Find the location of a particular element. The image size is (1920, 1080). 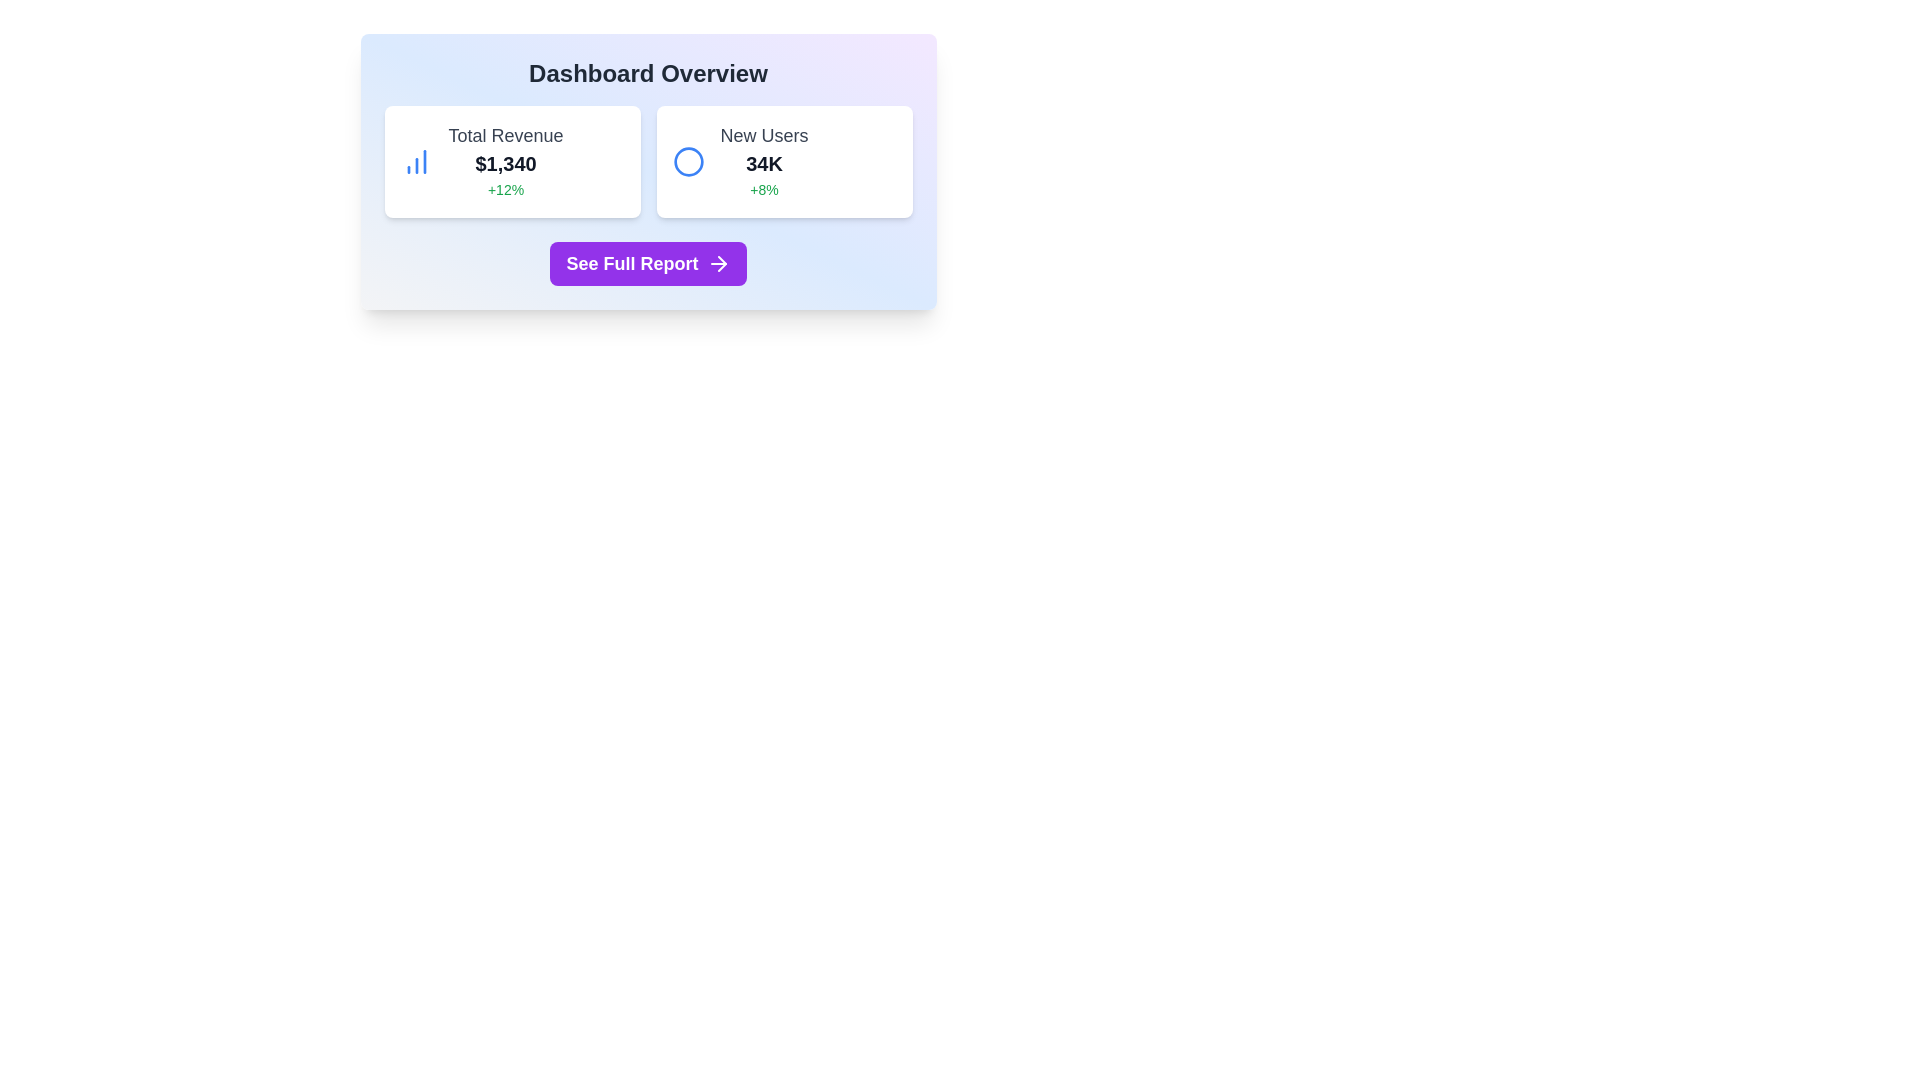

the rightward arrow icon with a purple background located at the far right of the 'See Full Report' button is located at coordinates (718, 262).